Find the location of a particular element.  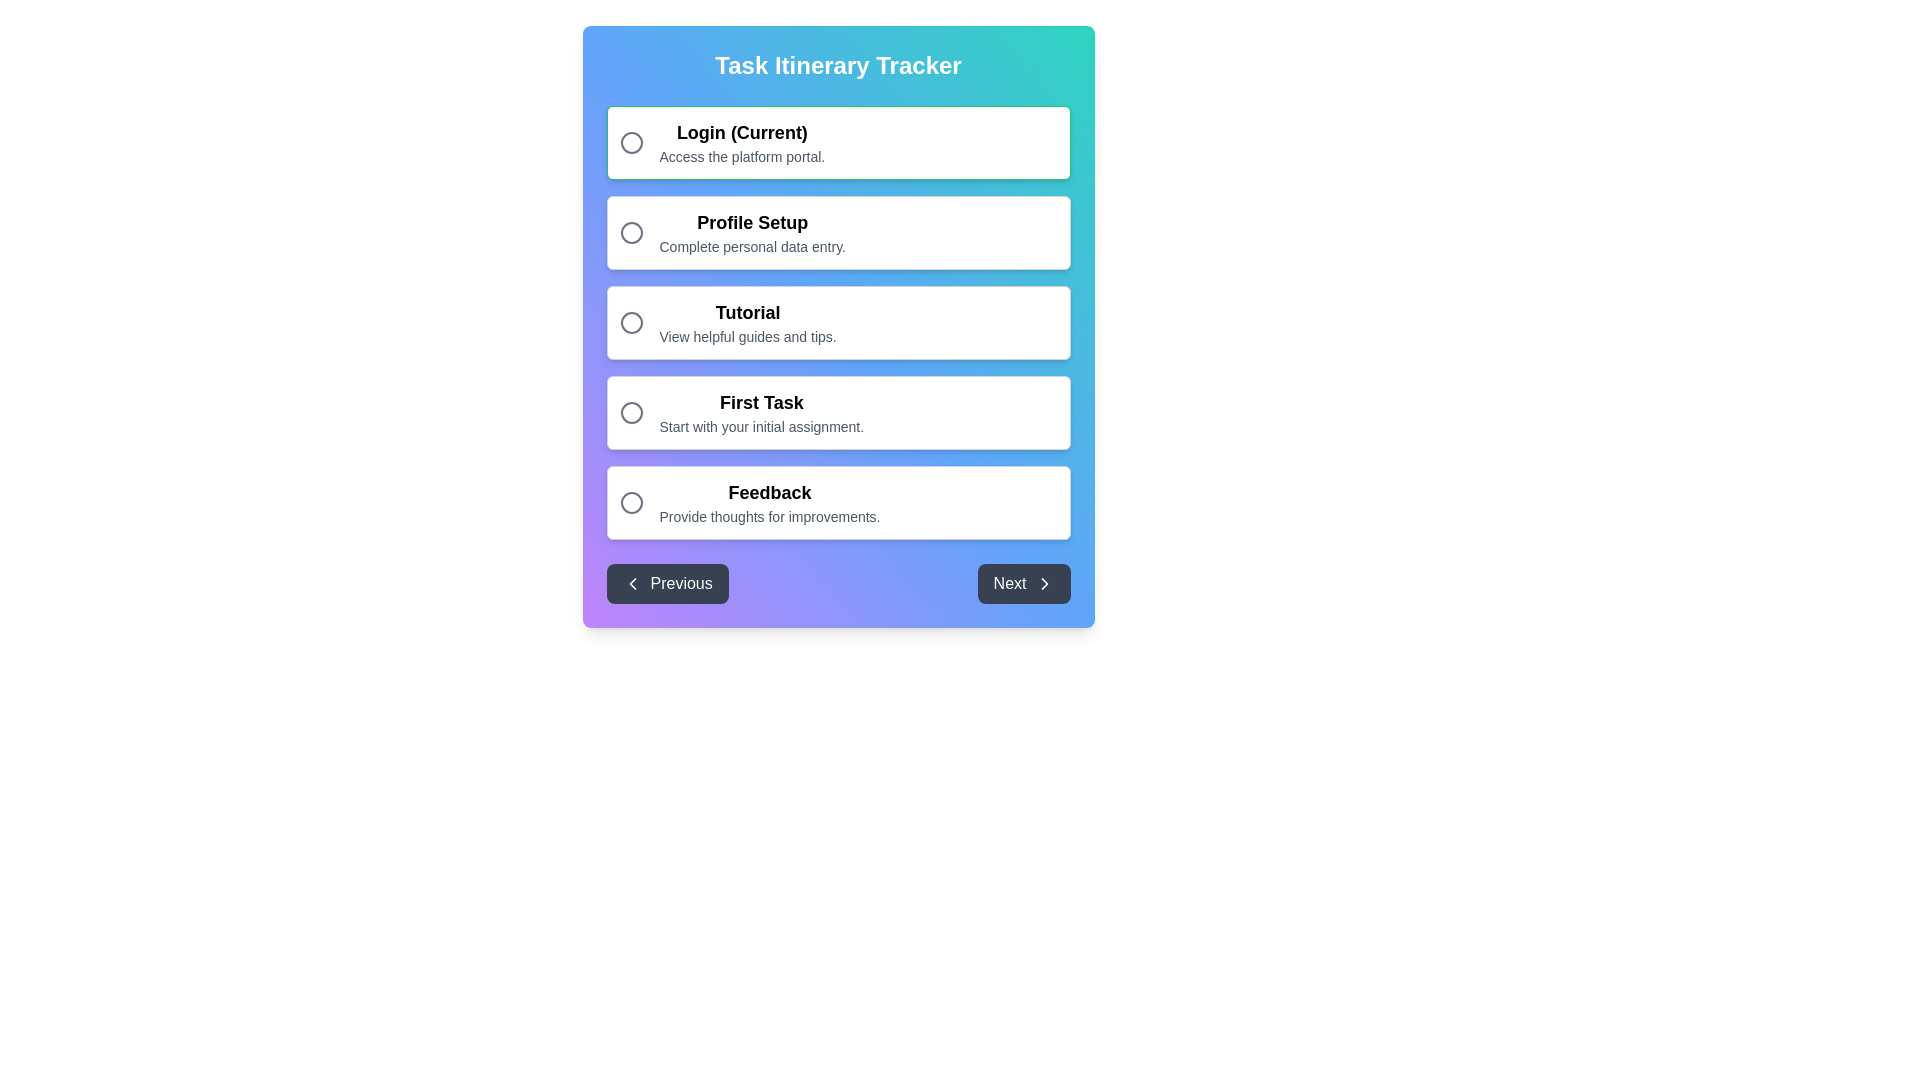

the SVG icon located immediately to the left of the 'Feedback' title, which serves as a selectable option or list marker for the feedback section is located at coordinates (630, 501).